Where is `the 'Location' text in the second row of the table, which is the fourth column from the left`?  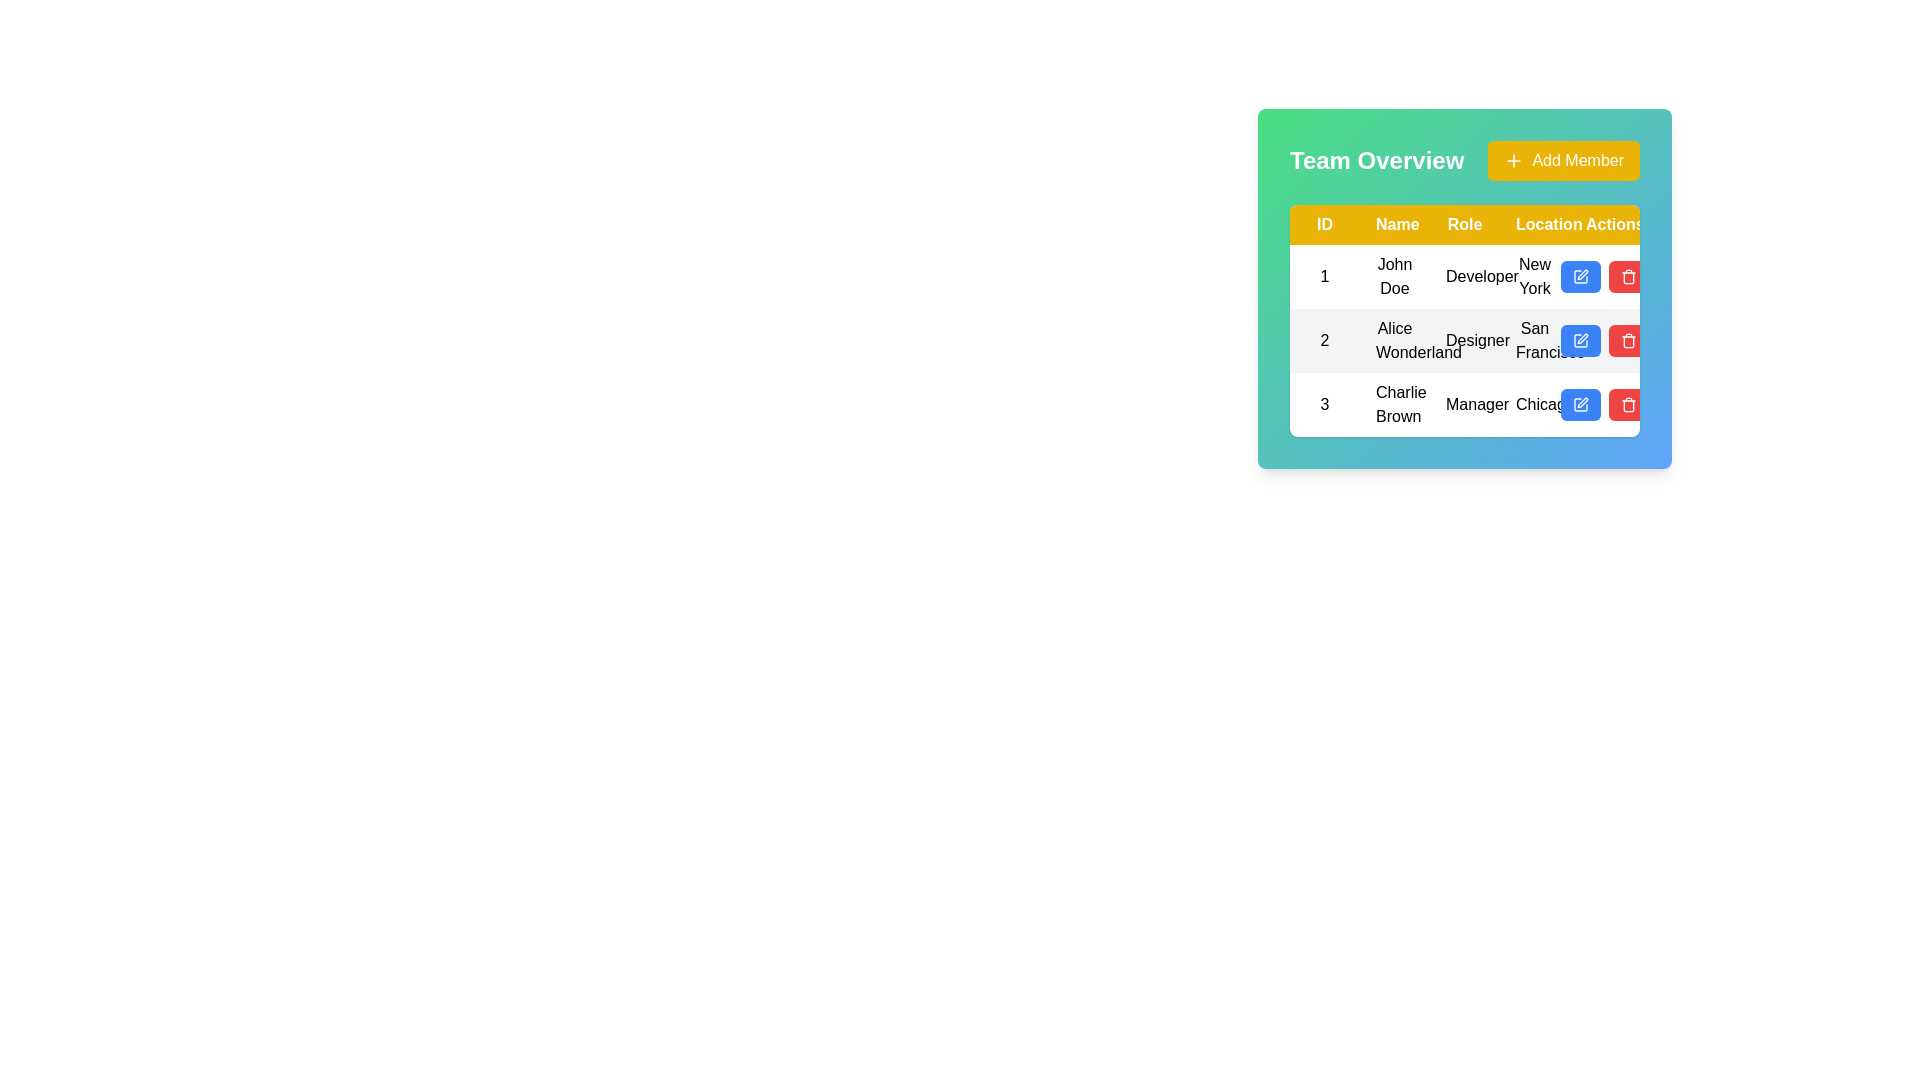 the 'Location' text in the second row of the table, which is the fourth column from the left is located at coordinates (1534, 339).